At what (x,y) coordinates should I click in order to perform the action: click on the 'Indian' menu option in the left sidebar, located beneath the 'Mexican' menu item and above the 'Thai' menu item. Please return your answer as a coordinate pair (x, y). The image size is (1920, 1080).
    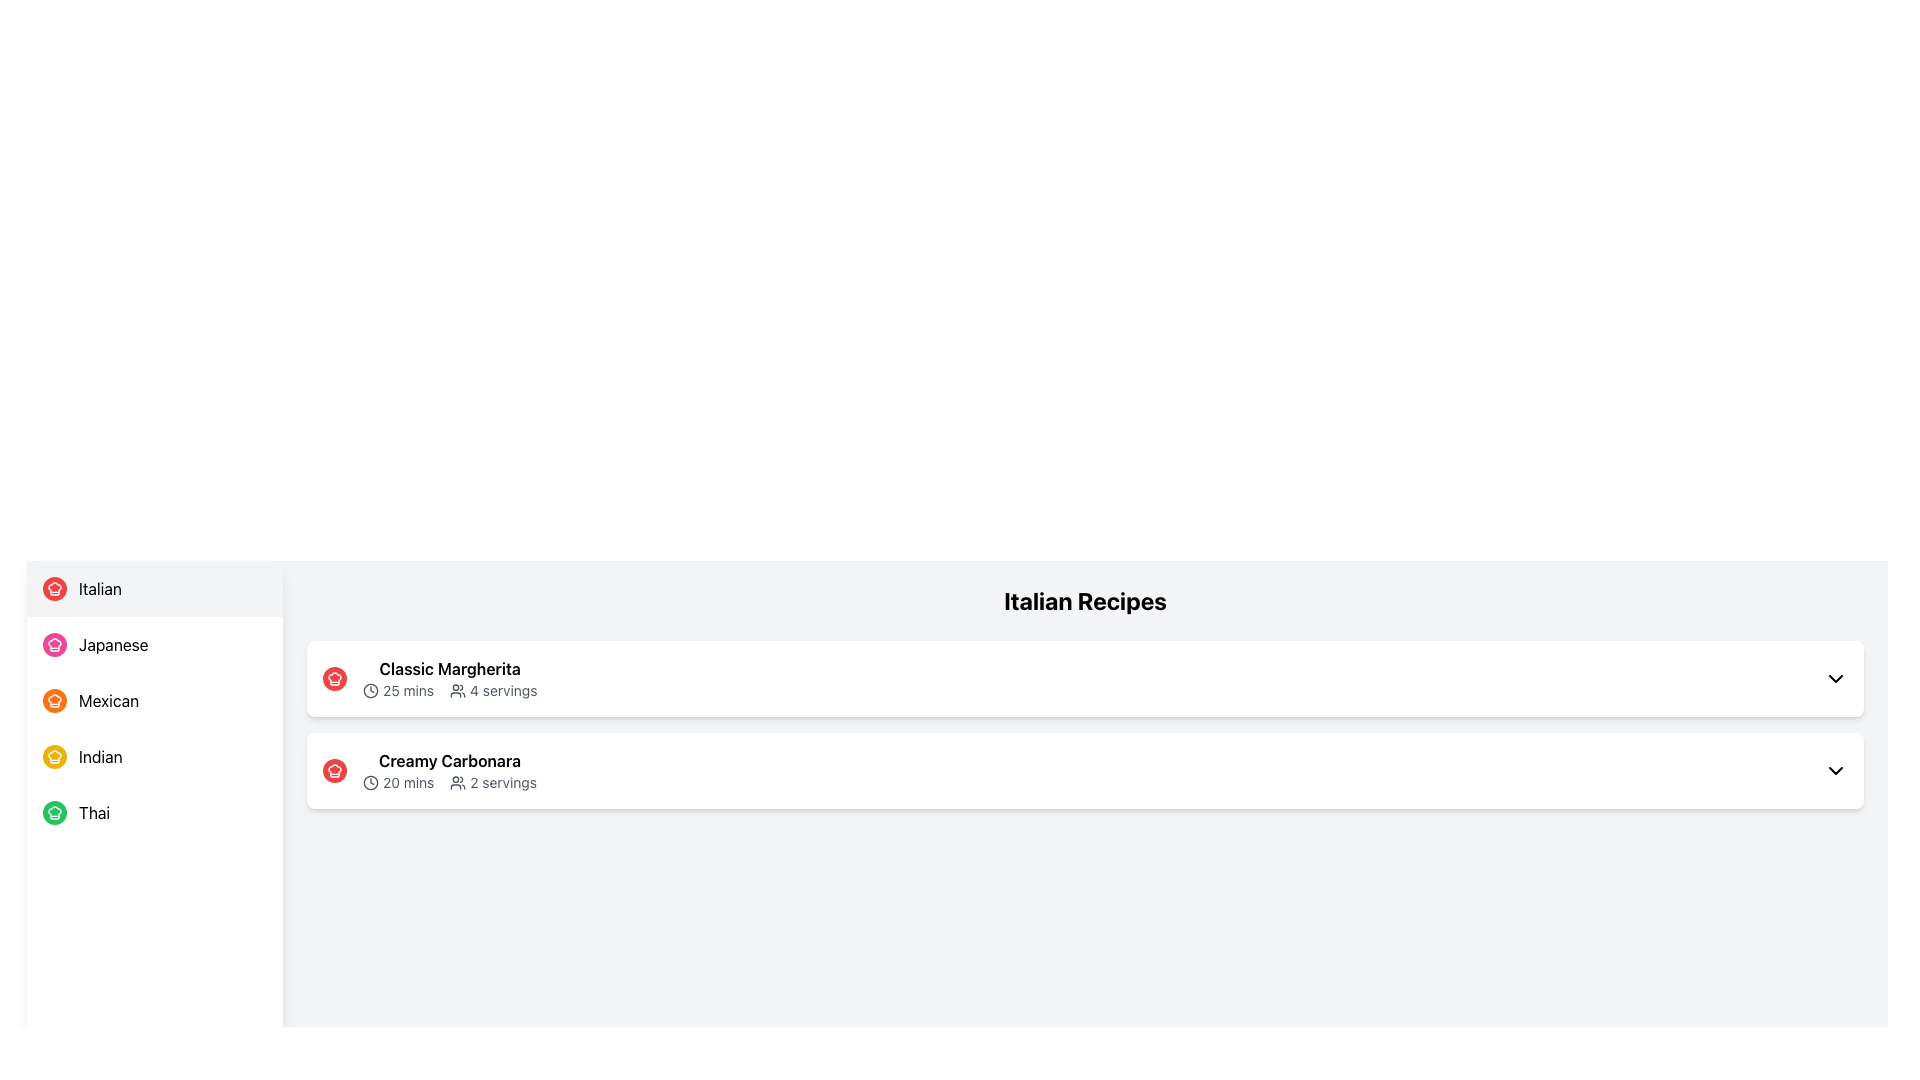
    Looking at the image, I should click on (99, 756).